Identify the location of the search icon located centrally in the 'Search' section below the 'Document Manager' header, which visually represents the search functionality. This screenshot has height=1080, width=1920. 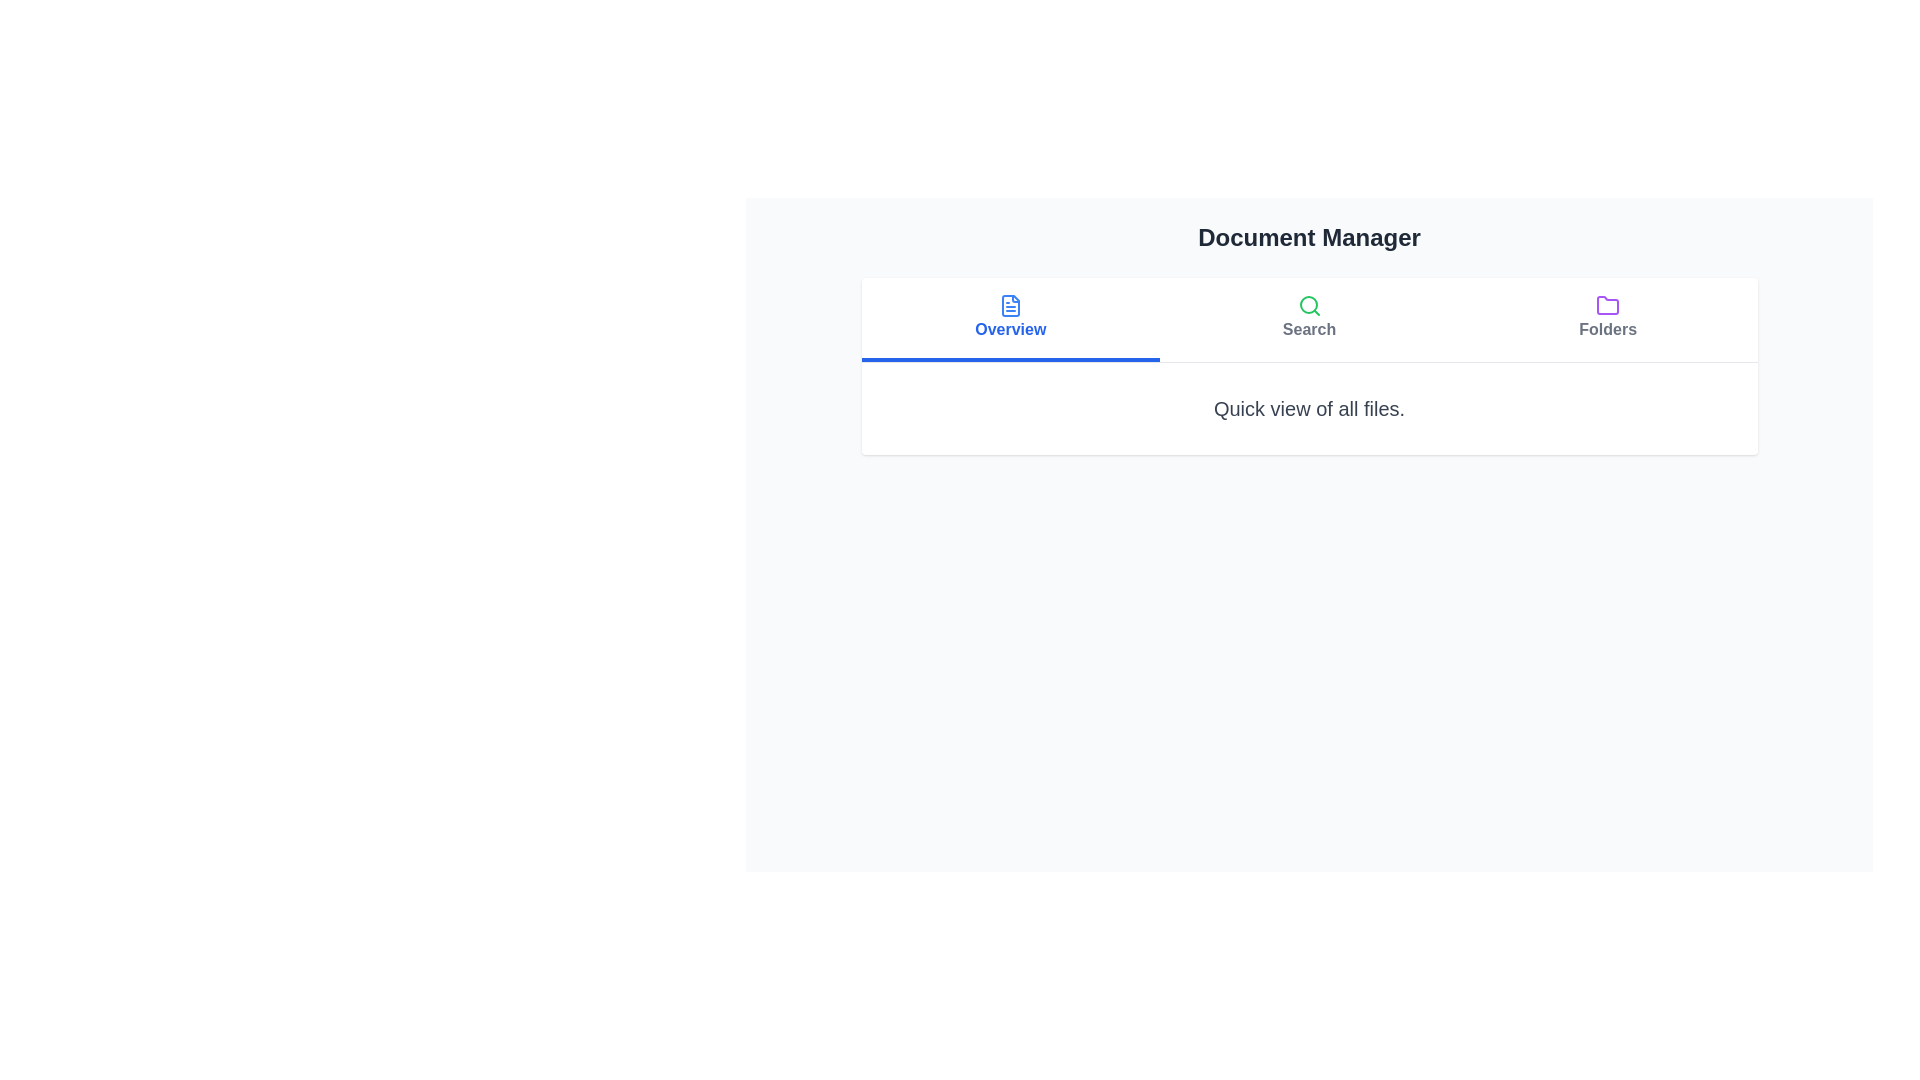
(1309, 305).